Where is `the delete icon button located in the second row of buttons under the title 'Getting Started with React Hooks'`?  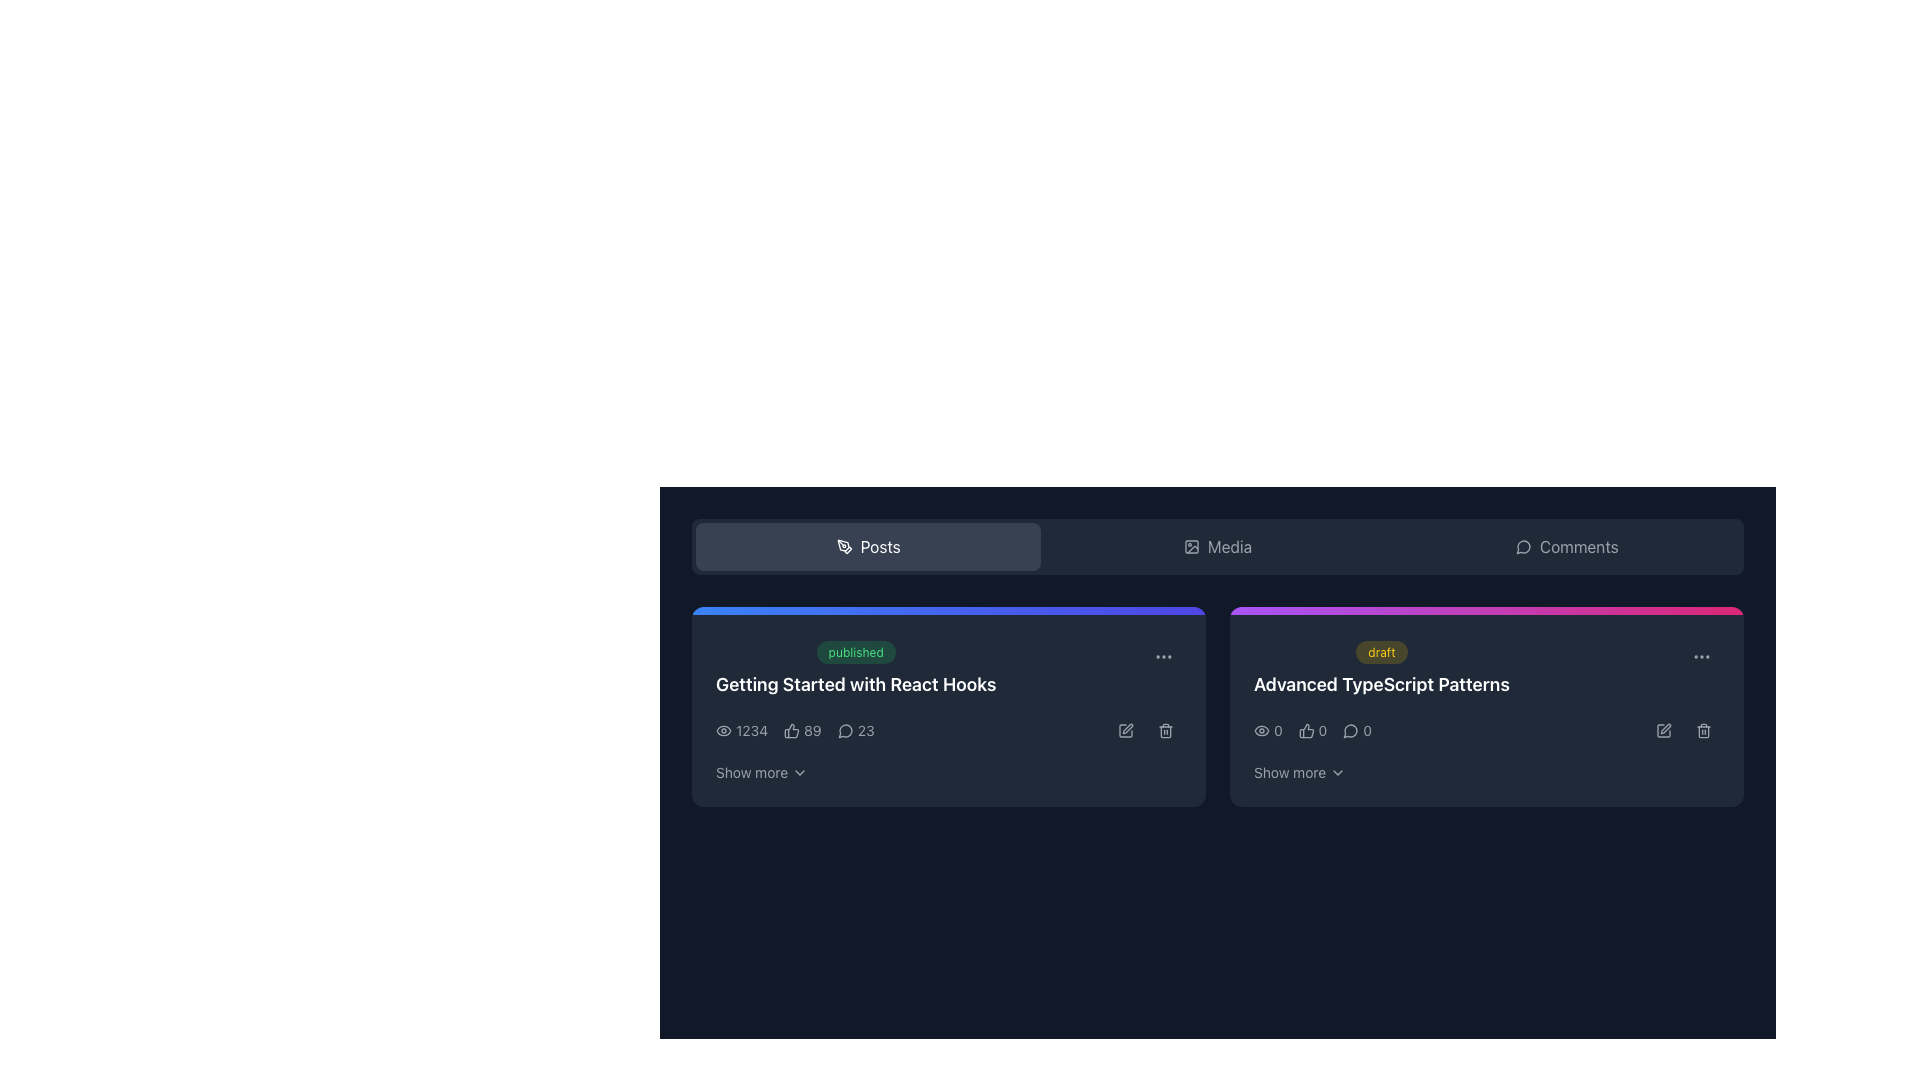 the delete icon button located in the second row of buttons under the title 'Getting Started with React Hooks' is located at coordinates (1166, 731).